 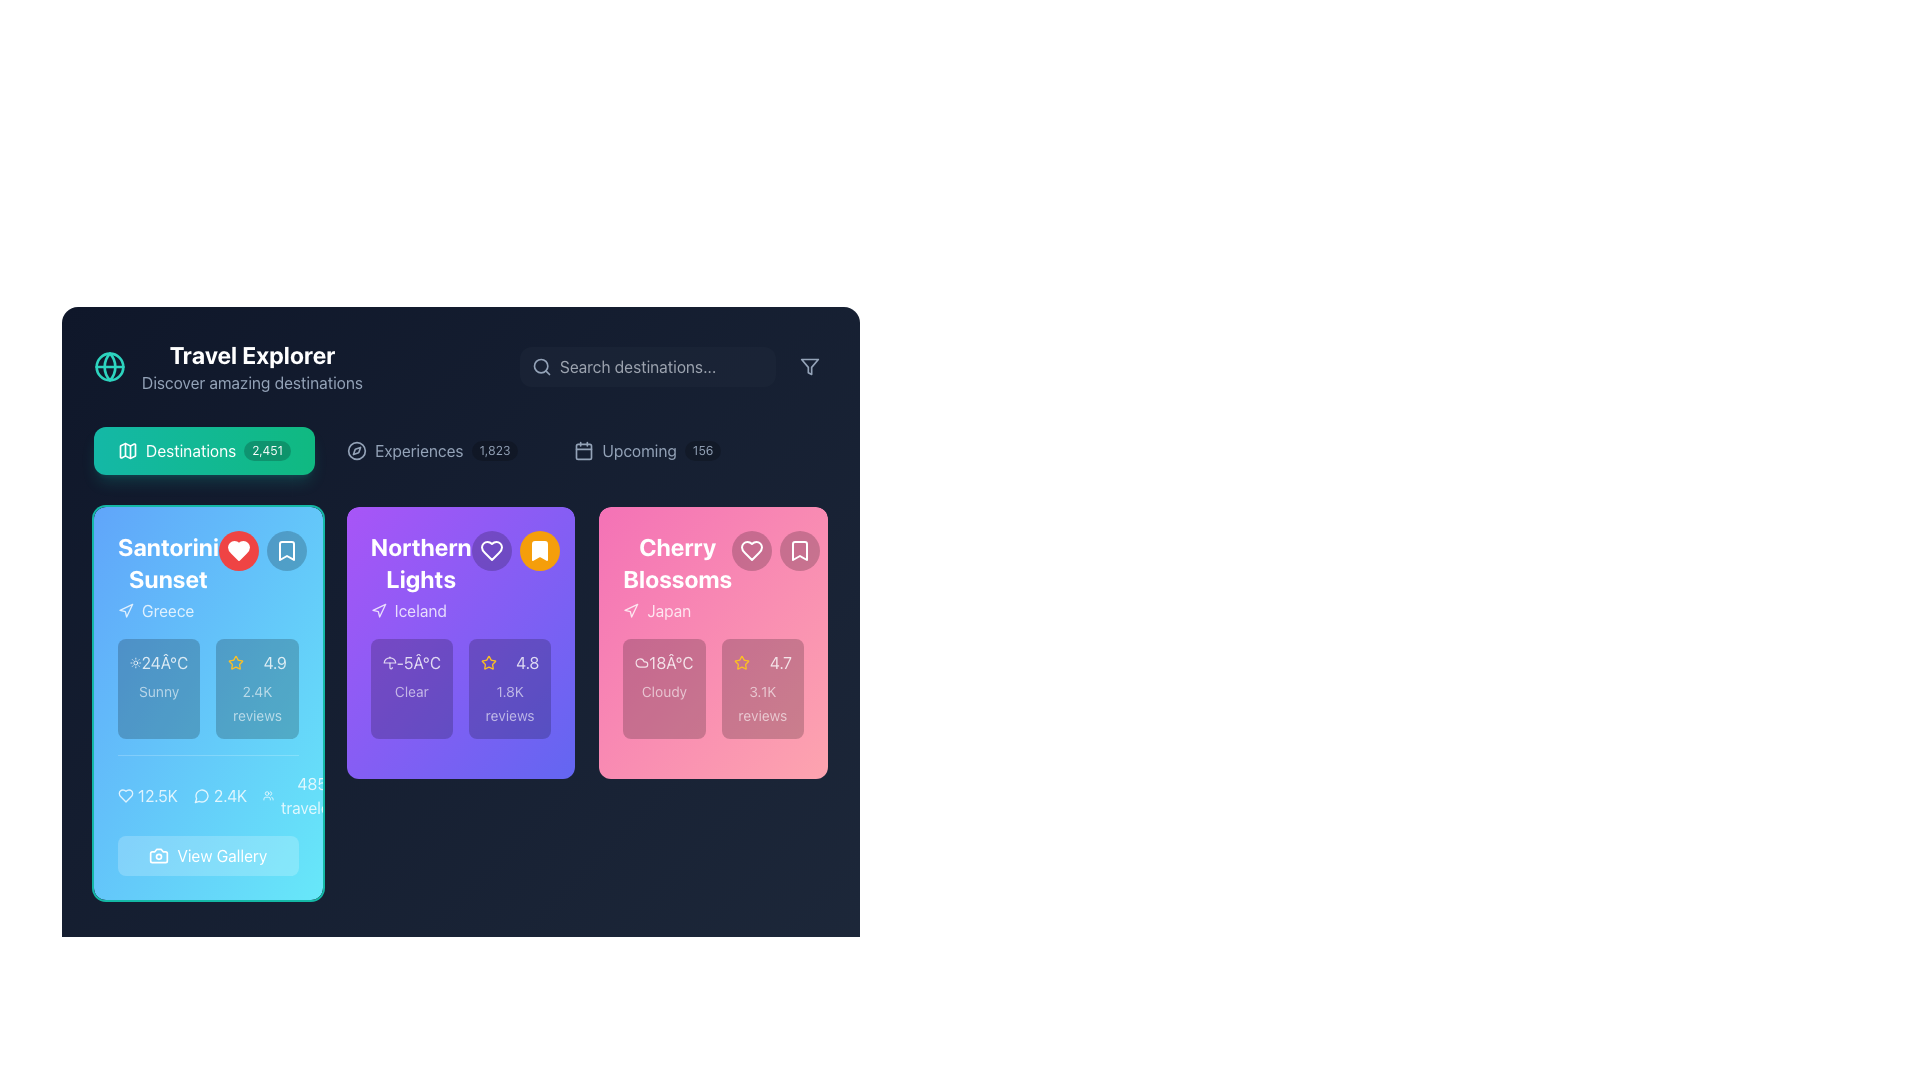 What do you see at coordinates (261, 551) in the screenshot?
I see `the bookmark button on the 'Santorini Sunset' card, located at the top-right corner of the card, which is part of a widget containing two circular buttons with icons` at bounding box center [261, 551].